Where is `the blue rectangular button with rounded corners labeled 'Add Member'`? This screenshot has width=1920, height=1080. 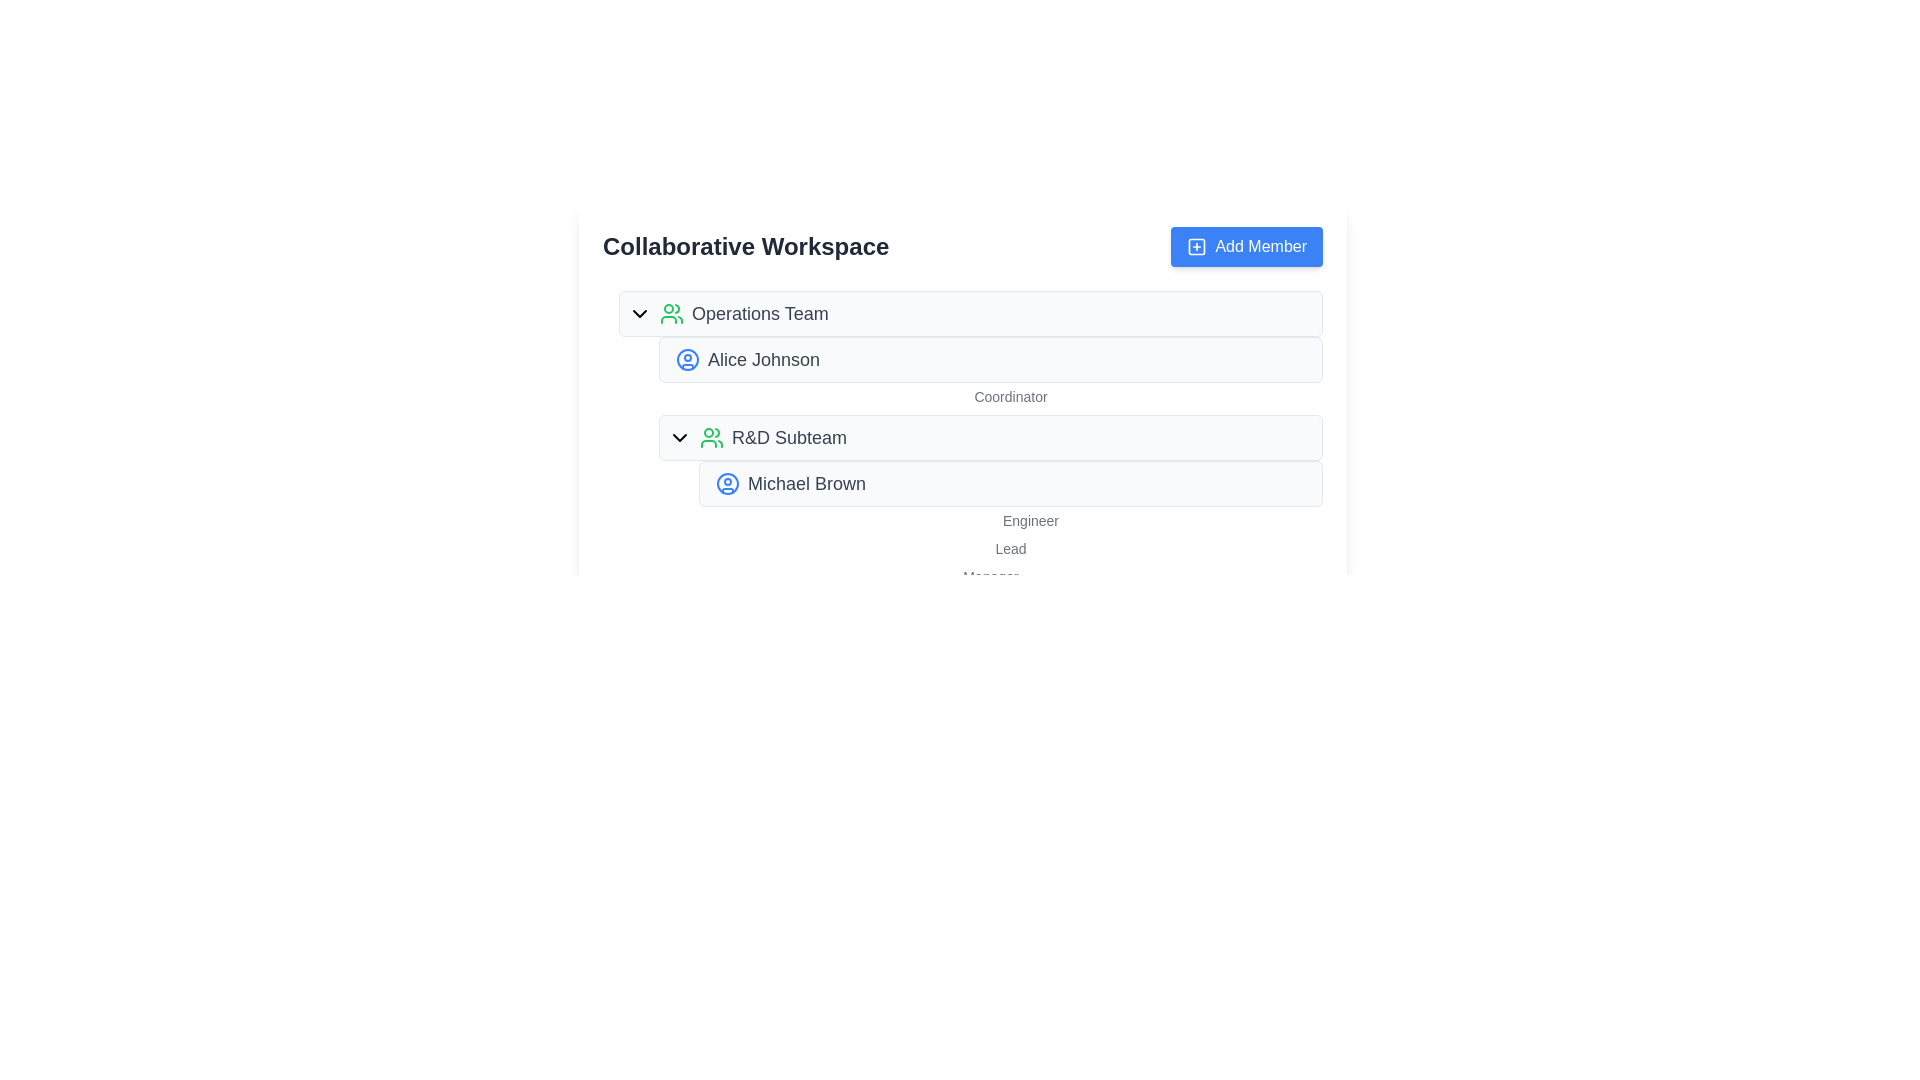 the blue rectangular button with rounded corners labeled 'Add Member' is located at coordinates (1246, 245).